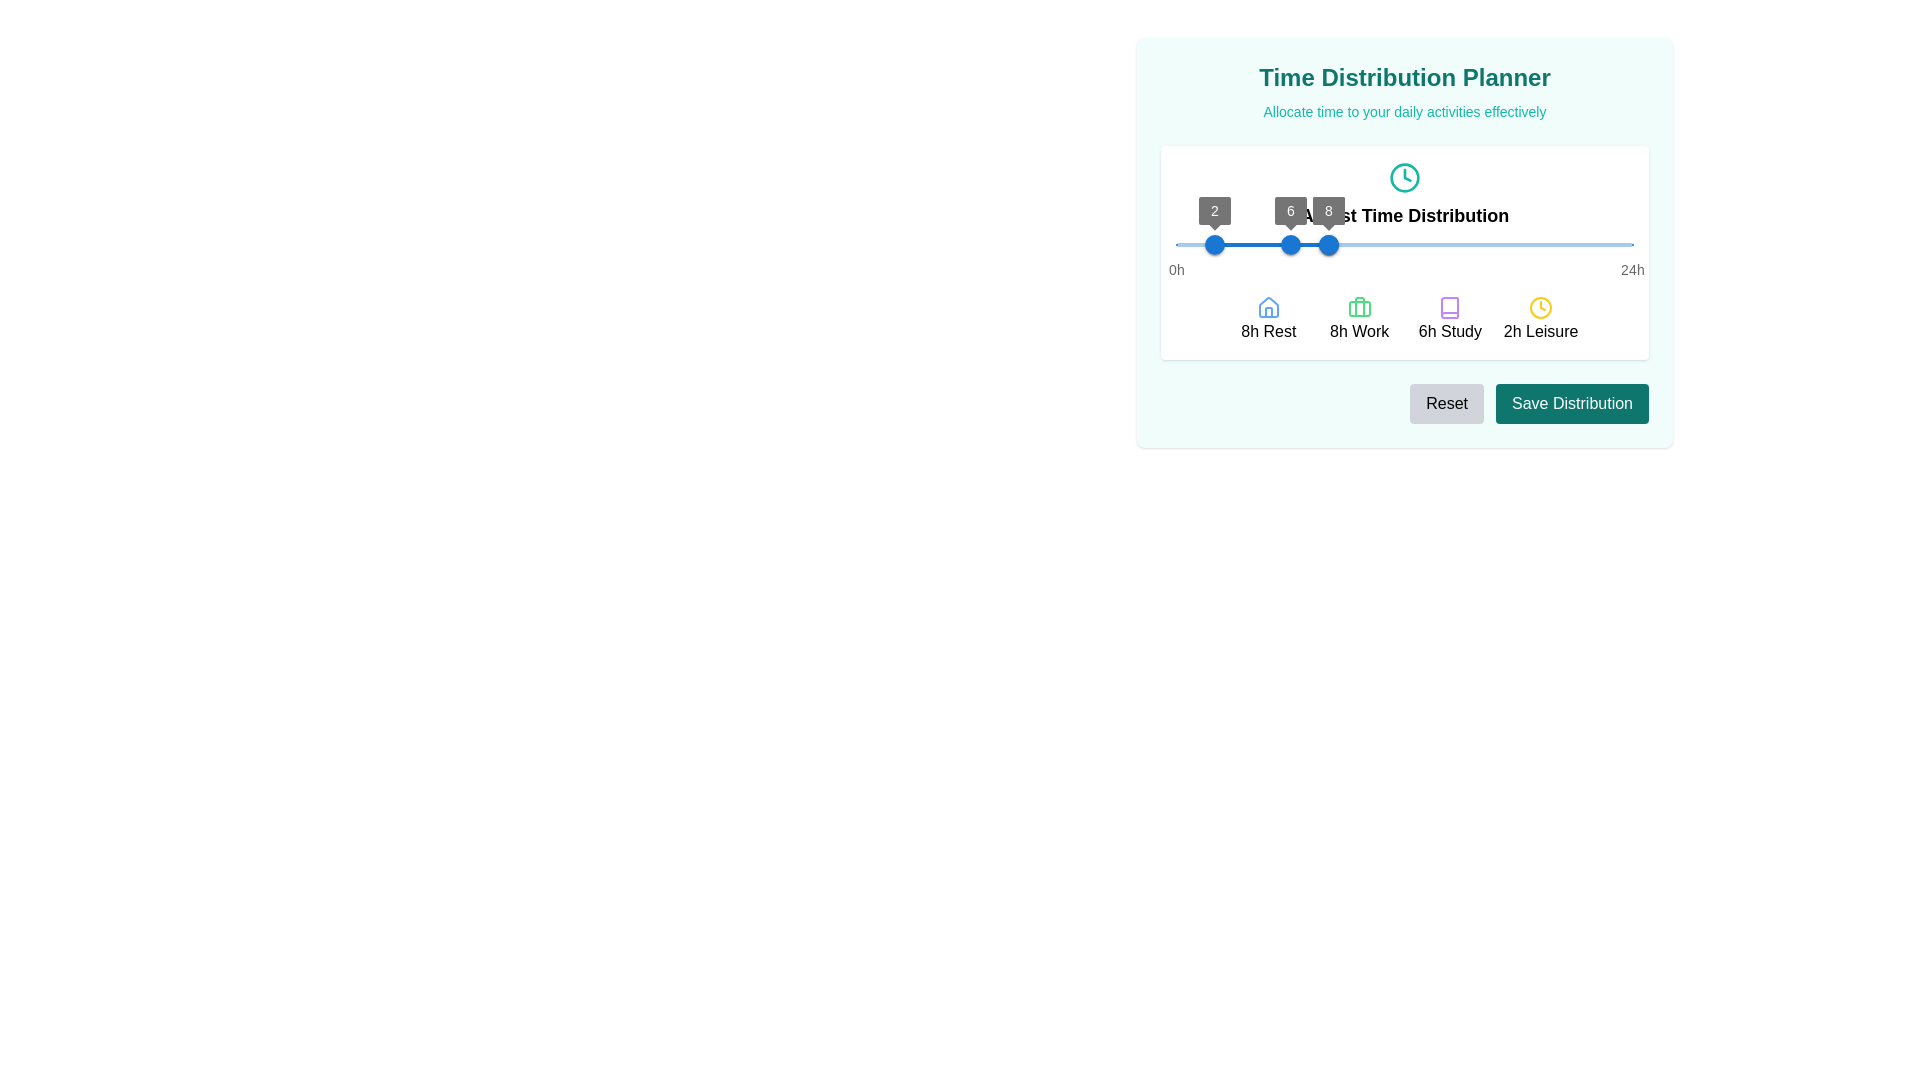 This screenshot has width=1920, height=1080. What do you see at coordinates (1329, 211) in the screenshot?
I see `the tooltip displaying the numerical value '8' above the third slider thumb in the 'Time Distribution Planner' section` at bounding box center [1329, 211].